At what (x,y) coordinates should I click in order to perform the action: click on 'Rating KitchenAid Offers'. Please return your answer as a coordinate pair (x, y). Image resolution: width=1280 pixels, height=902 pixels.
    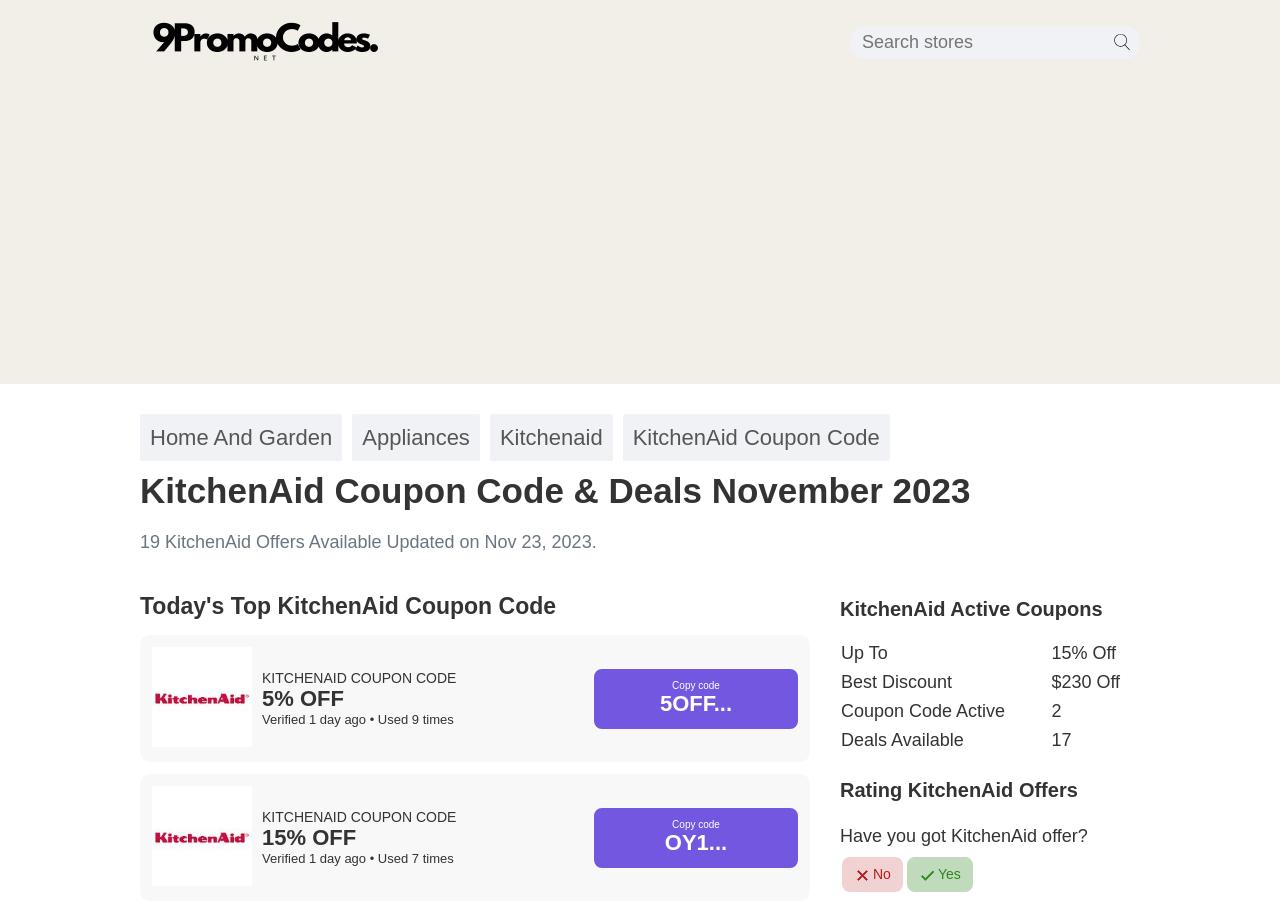
    Looking at the image, I should click on (839, 788).